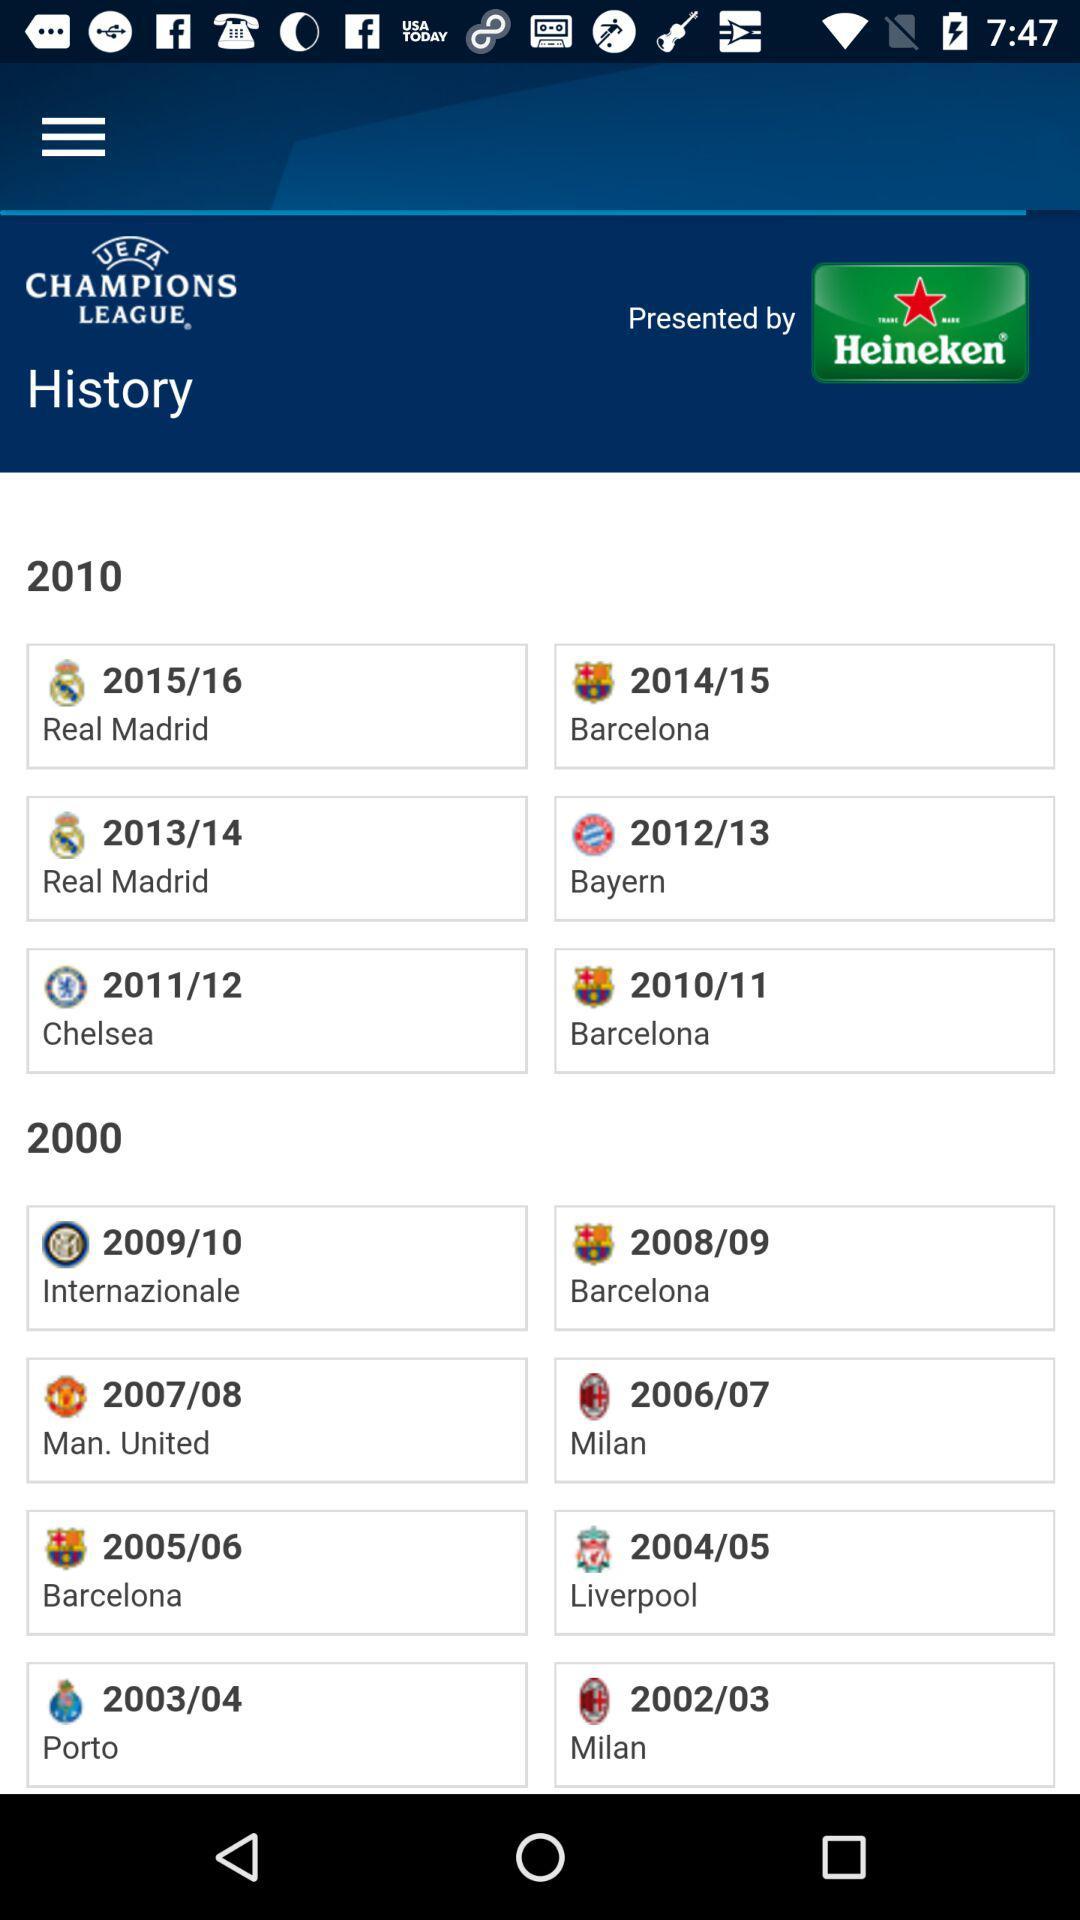 This screenshot has width=1080, height=1920. What do you see at coordinates (540, 1002) in the screenshot?
I see `advertisement page` at bounding box center [540, 1002].